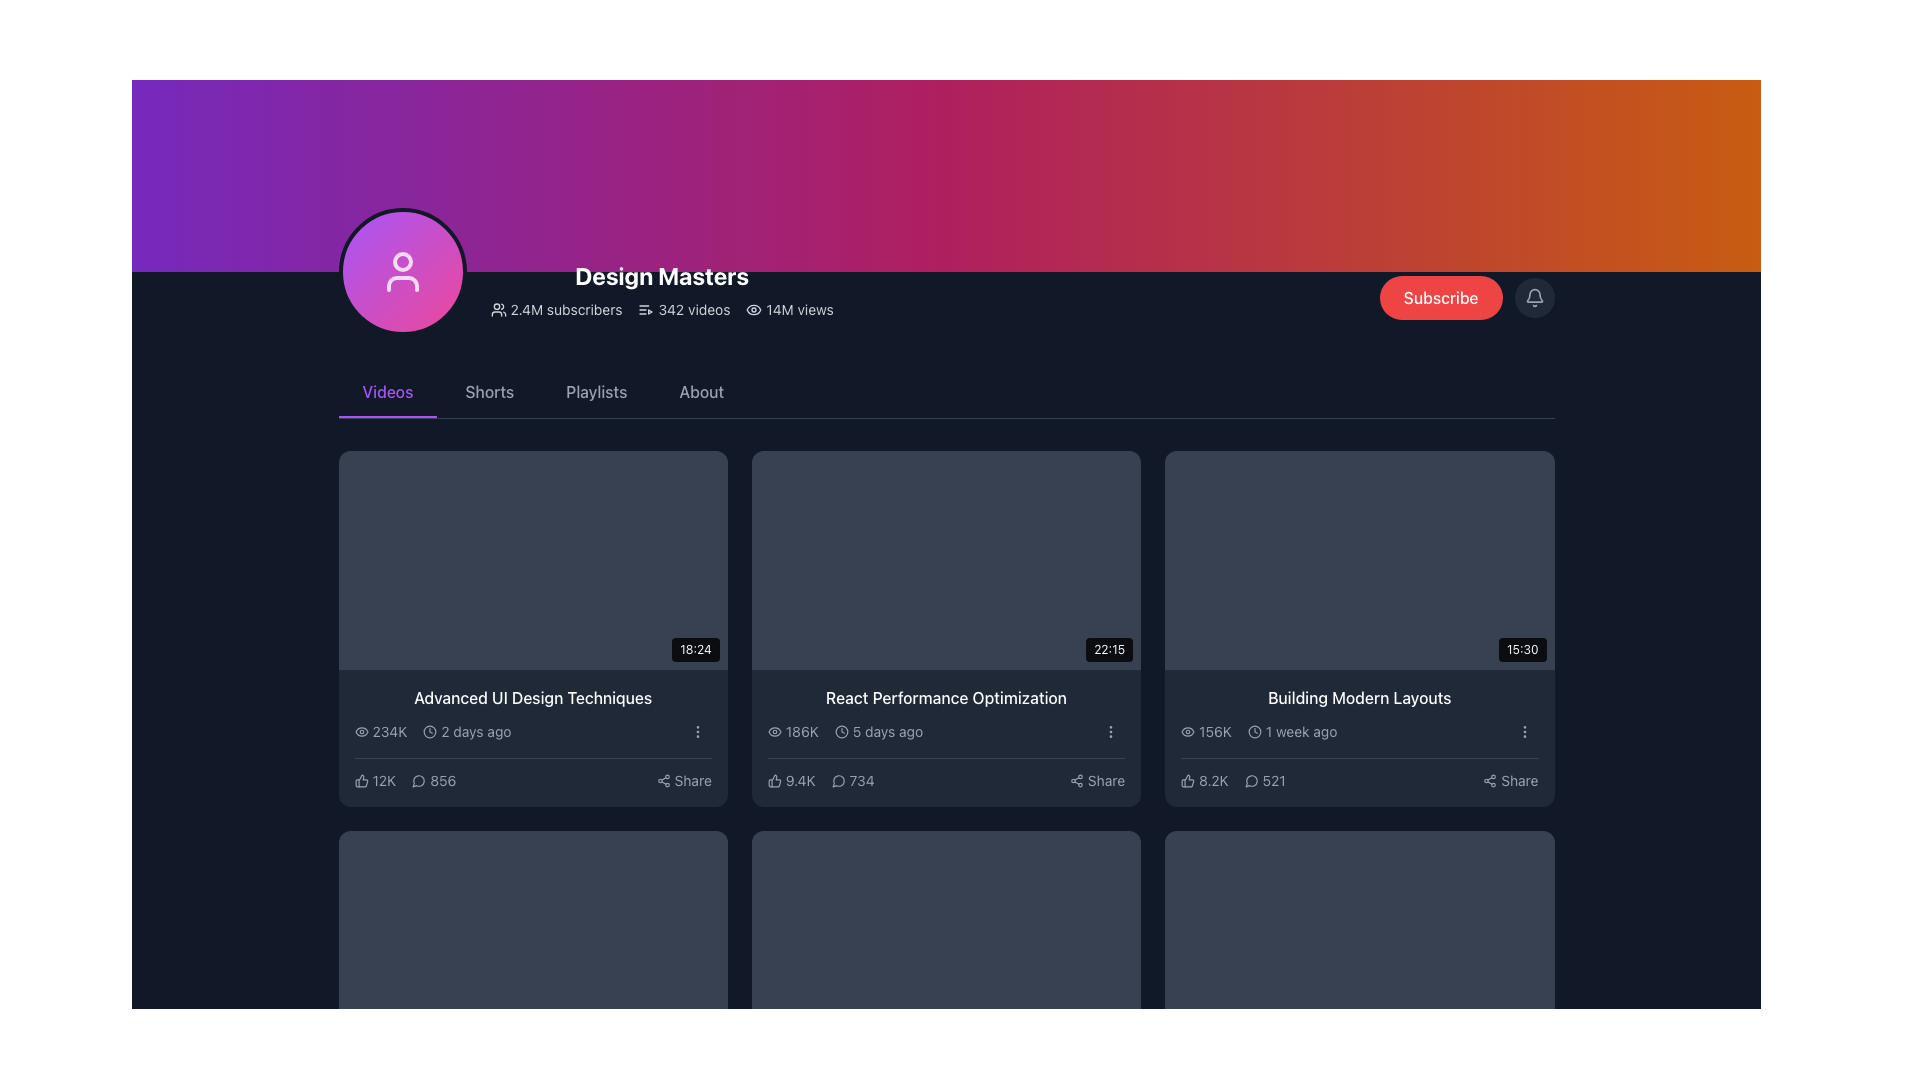  I want to click on the text block displaying the number of likes for the second video's metadata panel, so click(790, 779).